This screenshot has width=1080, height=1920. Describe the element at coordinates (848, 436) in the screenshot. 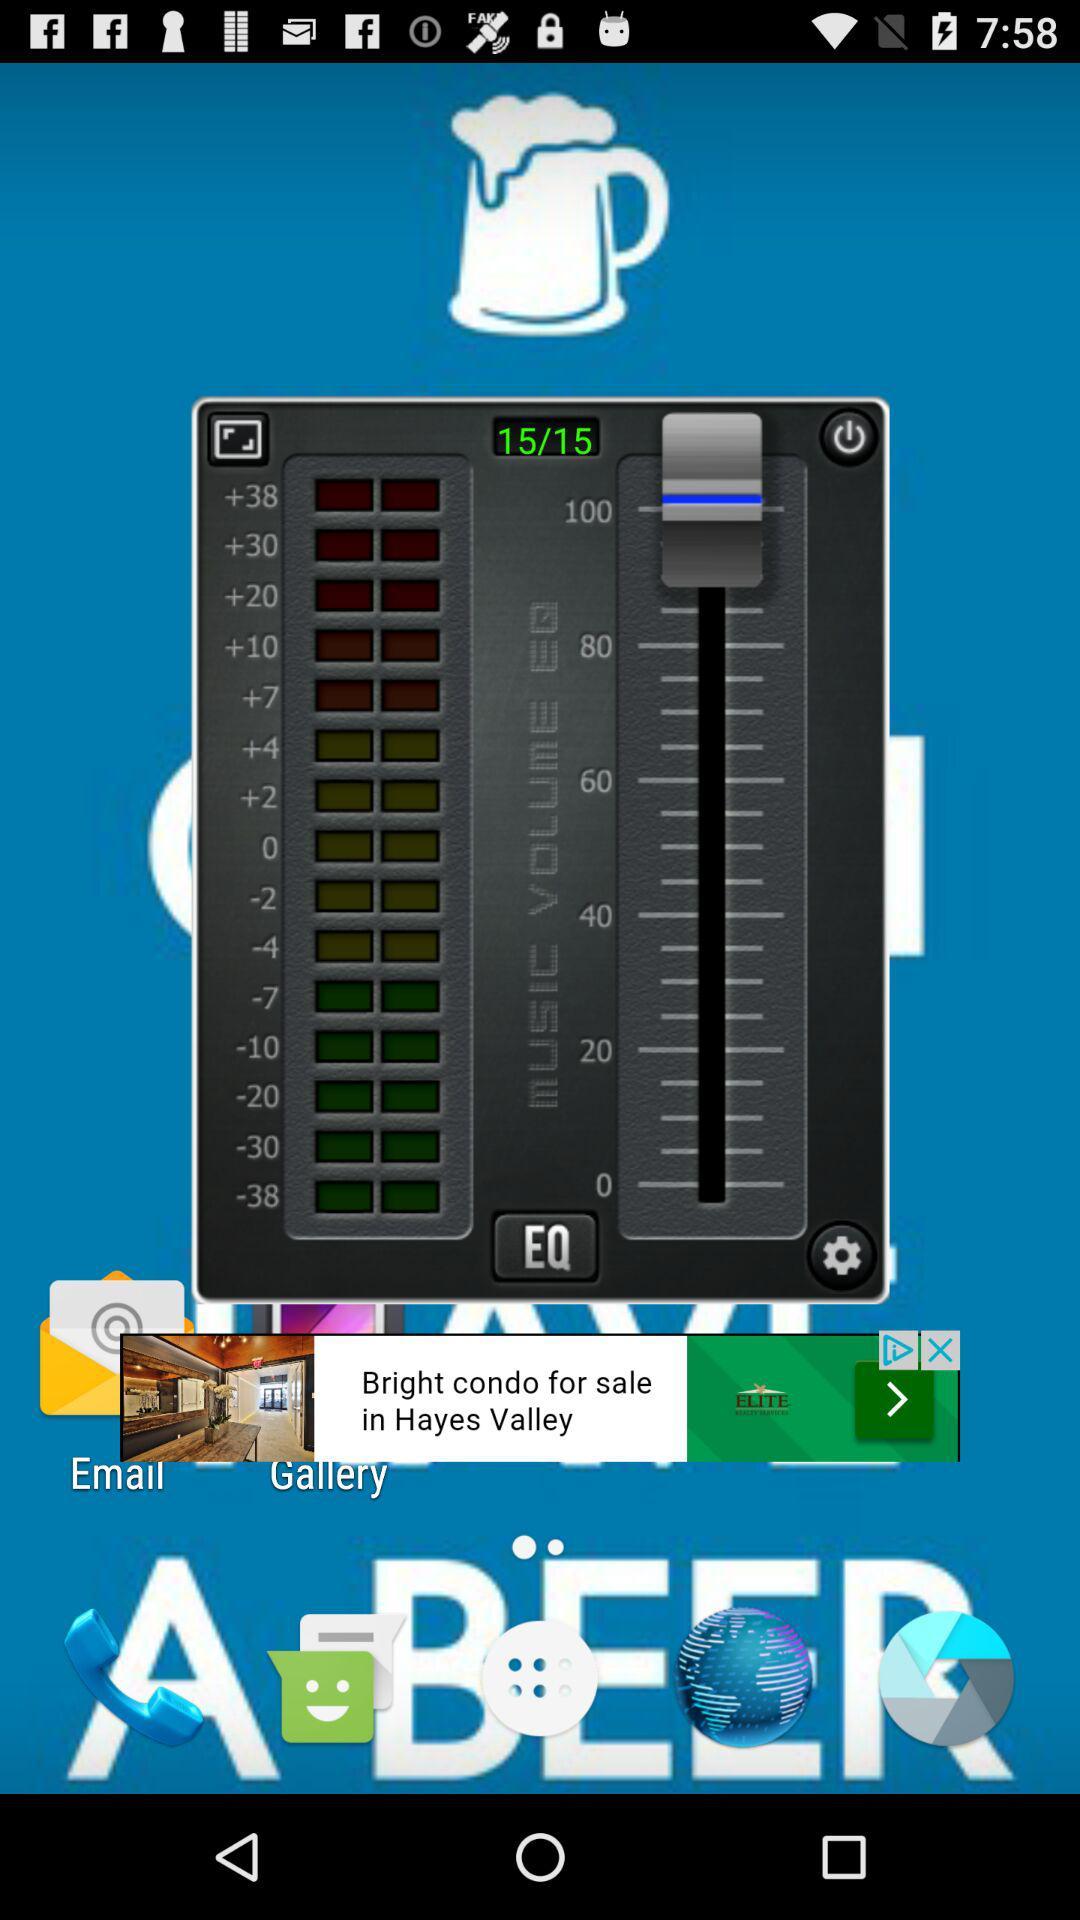

I see `pause button` at that location.